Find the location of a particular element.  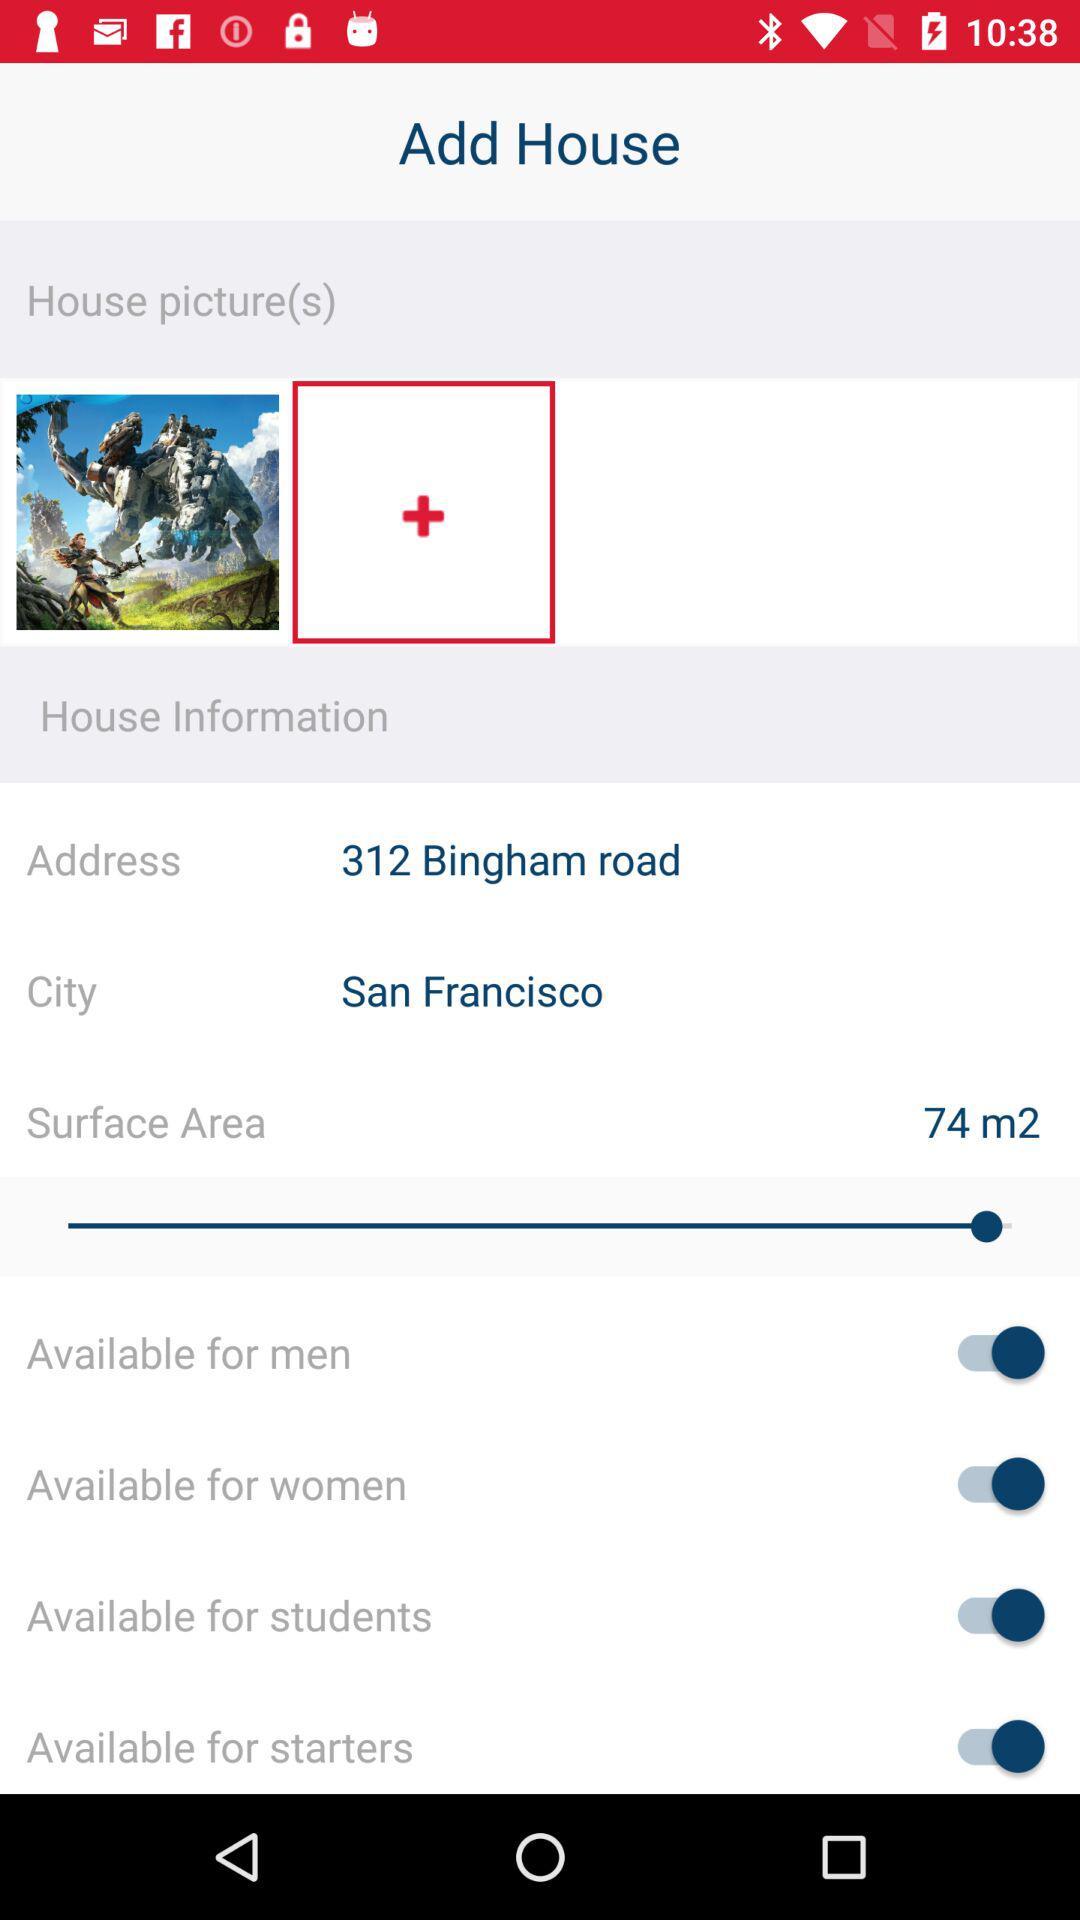

more is located at coordinates (422, 512).